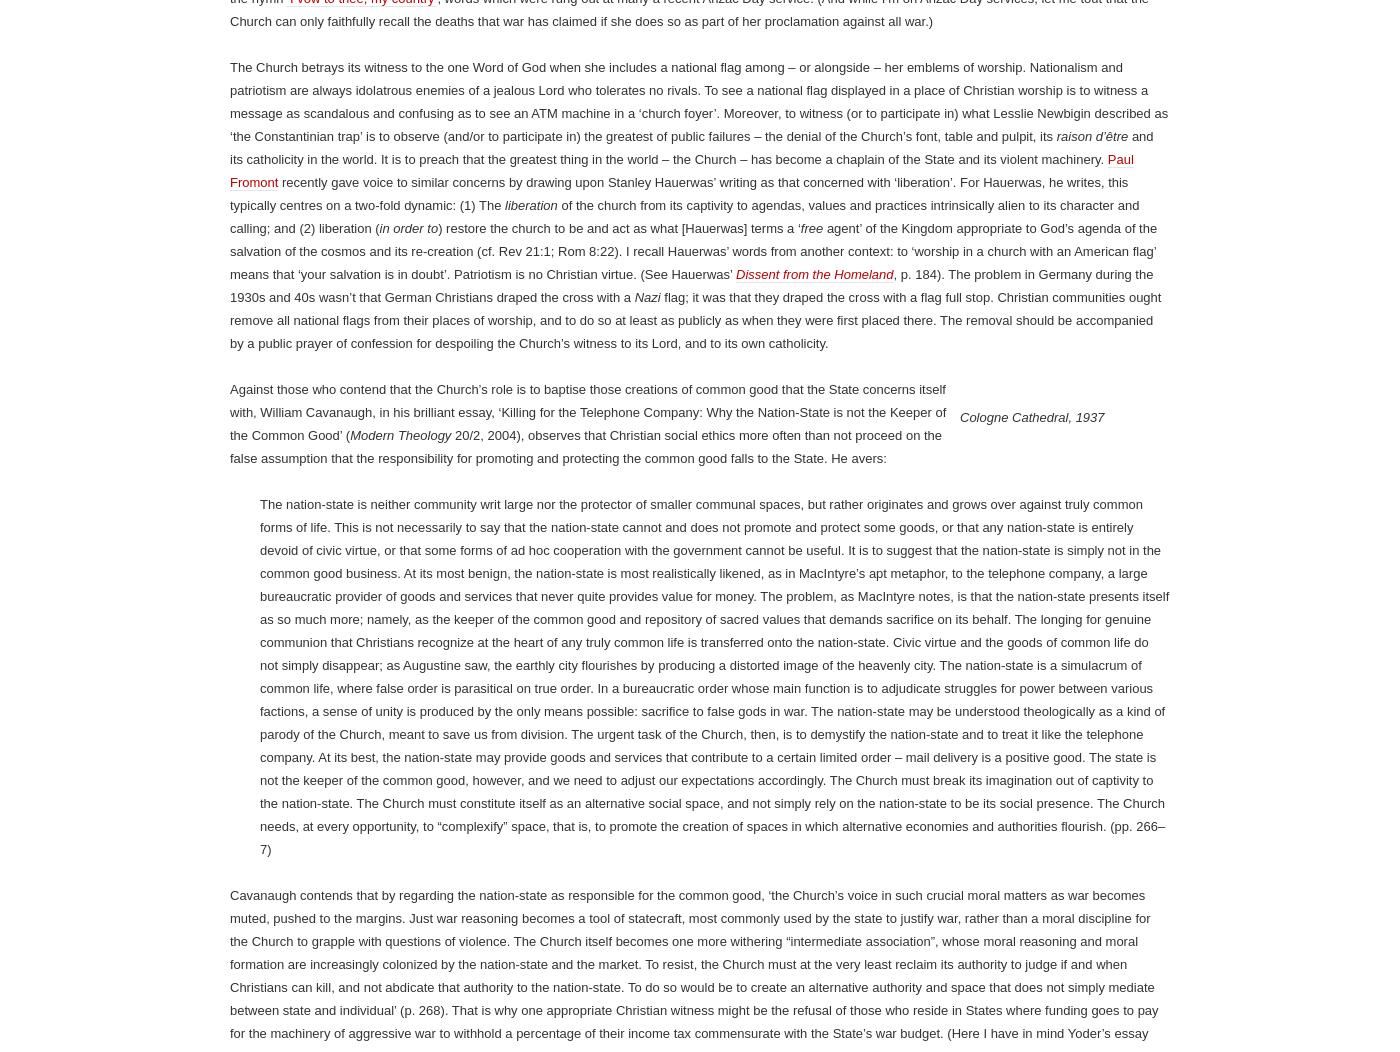  Describe the element at coordinates (699, 867) in the screenshot. I see `'The Church betrays its witness to the one Word of God when she includes a national flag among – or alongside – her emblems of worship. Nationalism and patriotism are always idolatrous enemies of a jealous Lord who tolerates no rivals. To see a national flag displayed in a place of Christian worship is to witness a message as scandalous and confusing as to see an ATM machine in a ‘church foyer’. Moreover, to witness (or to participate in) what Lesslie Newbigin described as ‘the Constantinian trap’ is to observe (and/or to participate in) the greatest of public failures – the denial of the Church’s font, table and pulpit, its'` at that location.